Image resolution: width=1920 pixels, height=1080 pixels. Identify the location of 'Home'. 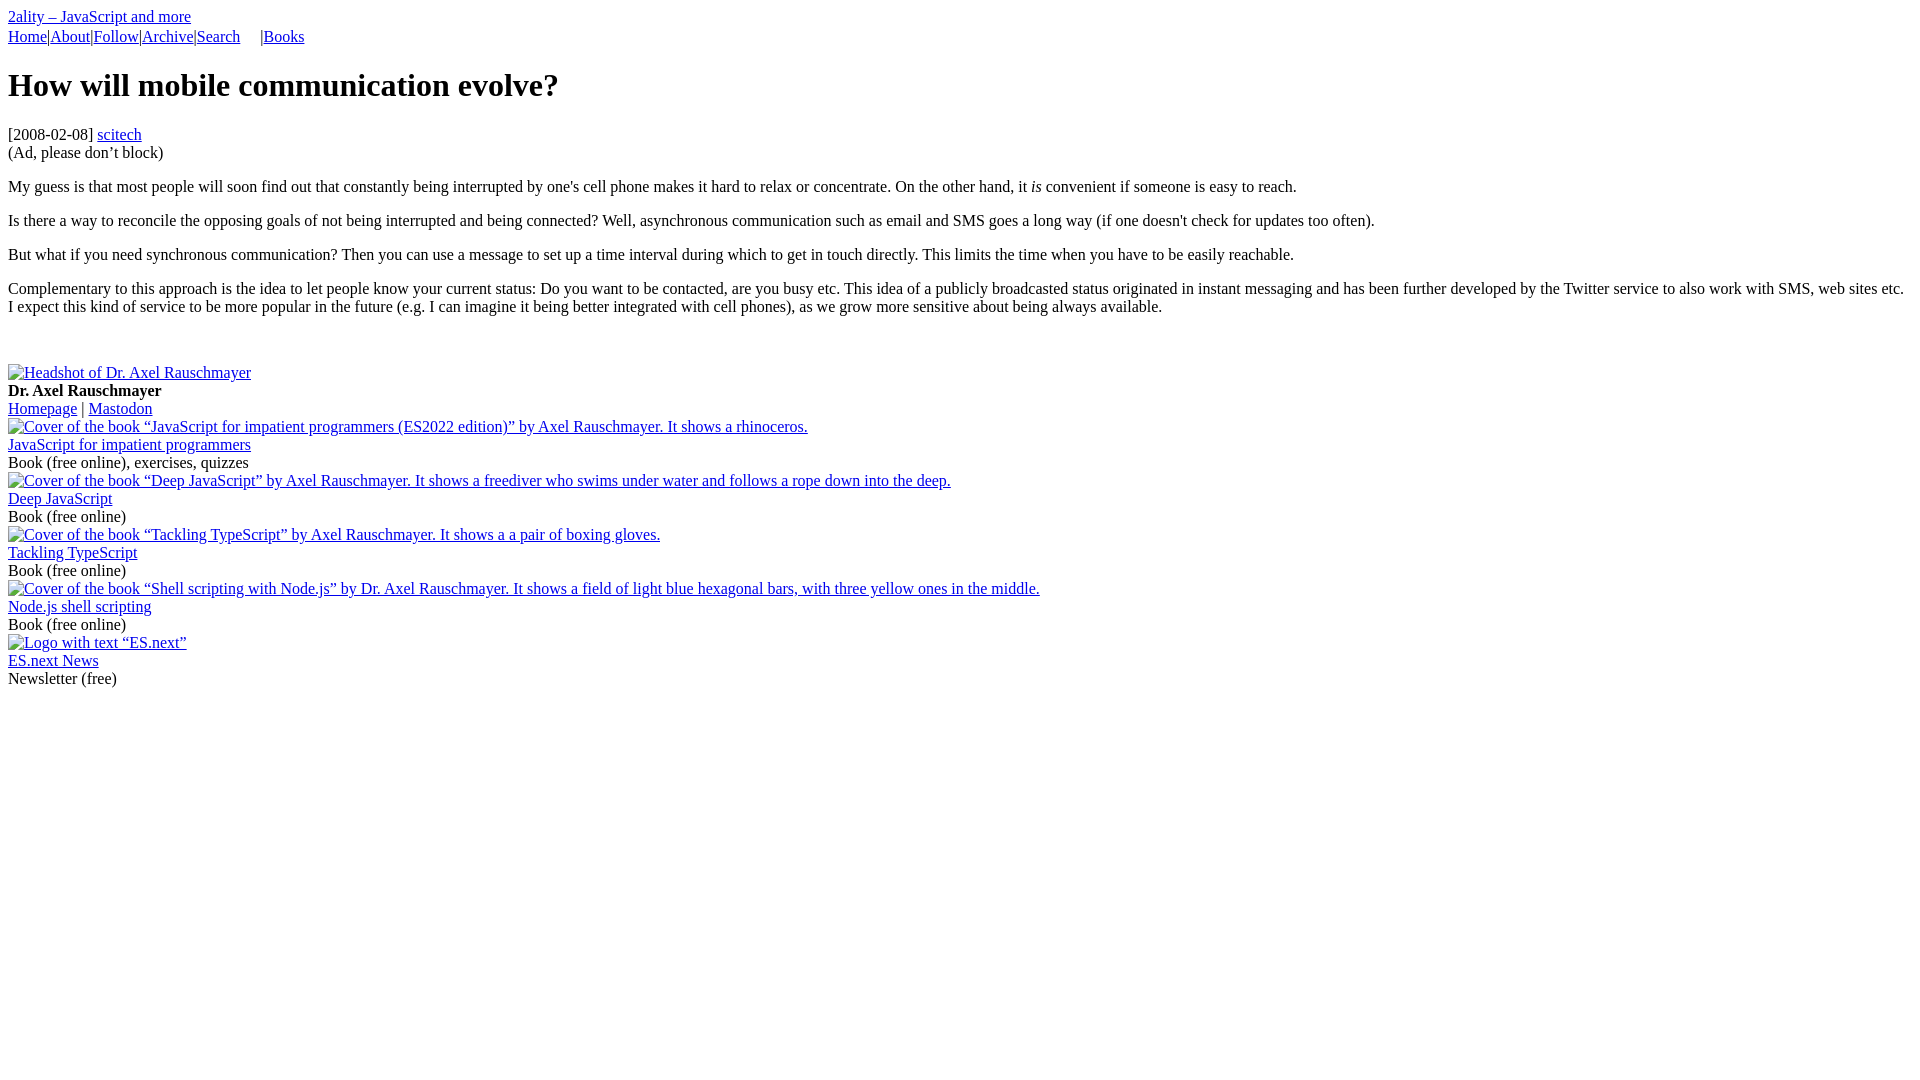
(27, 36).